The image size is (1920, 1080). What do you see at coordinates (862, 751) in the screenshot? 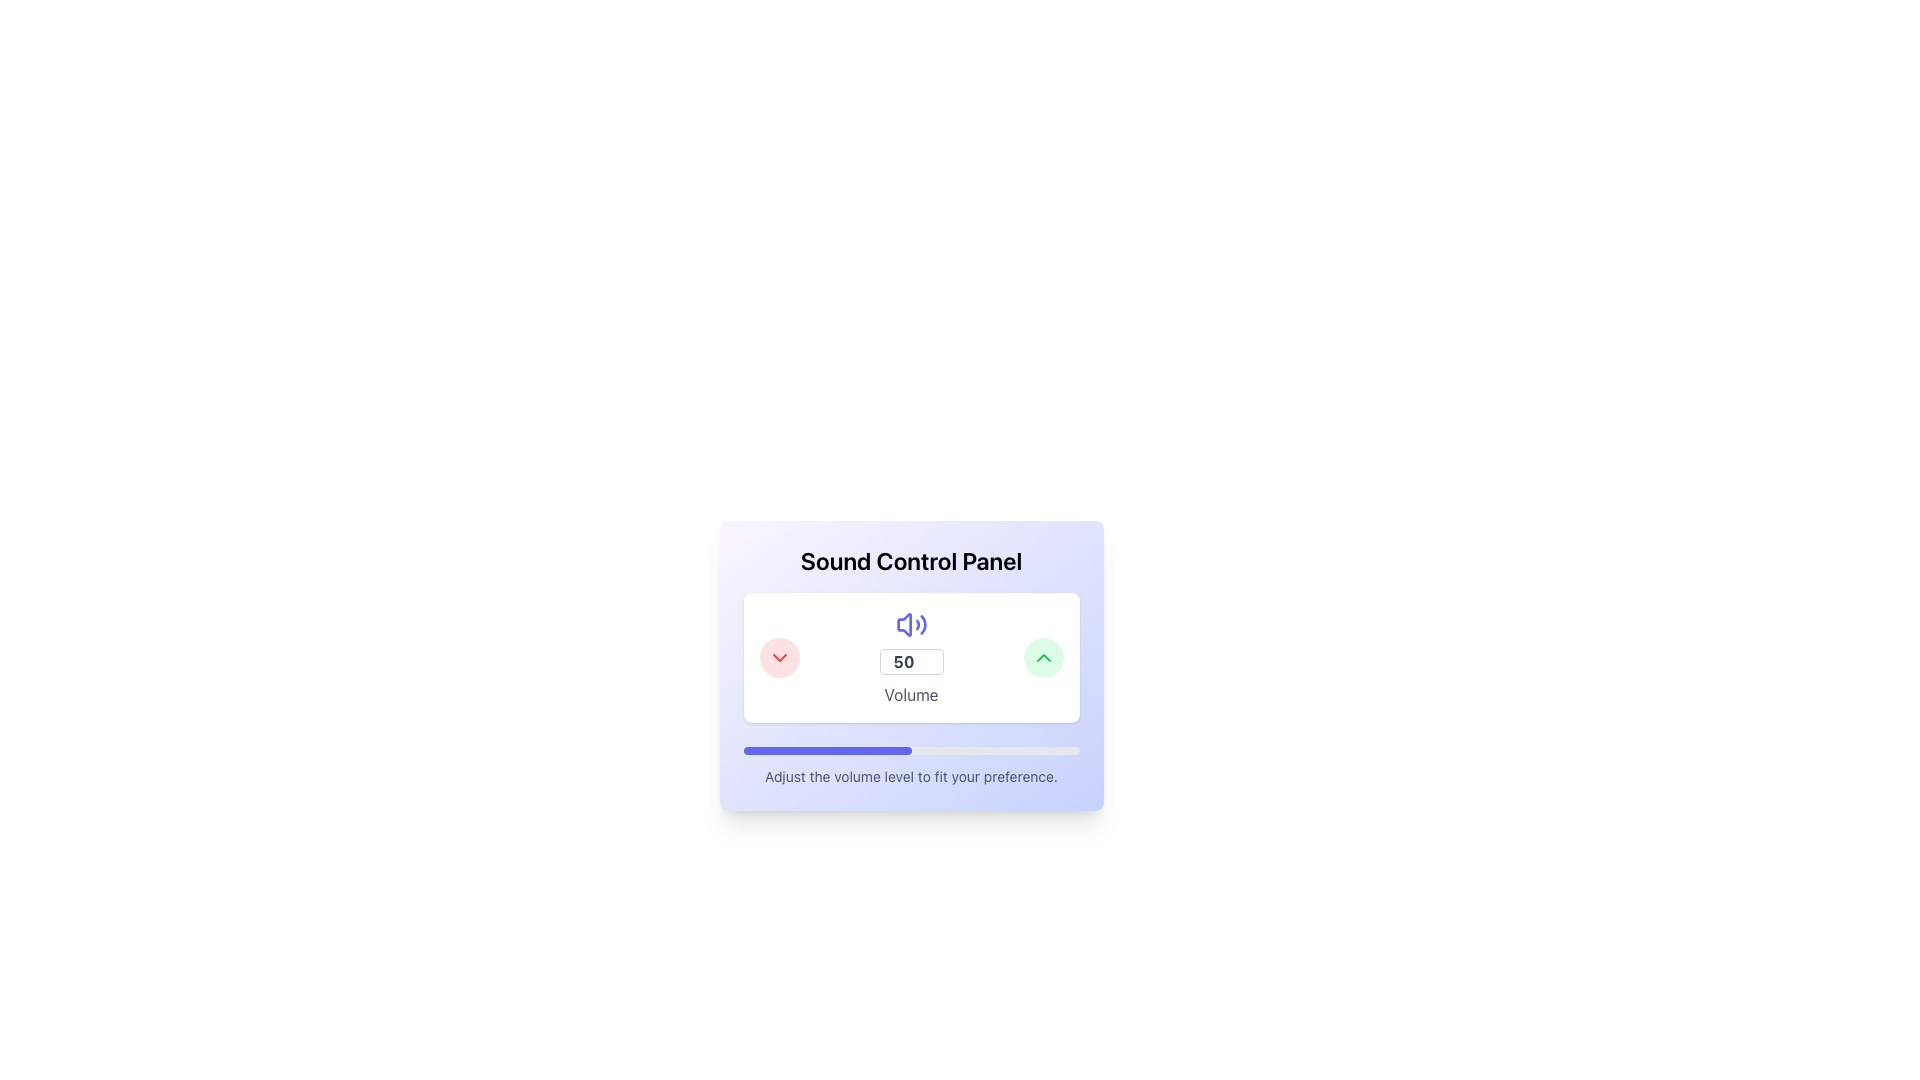
I see `the volume` at bounding box center [862, 751].